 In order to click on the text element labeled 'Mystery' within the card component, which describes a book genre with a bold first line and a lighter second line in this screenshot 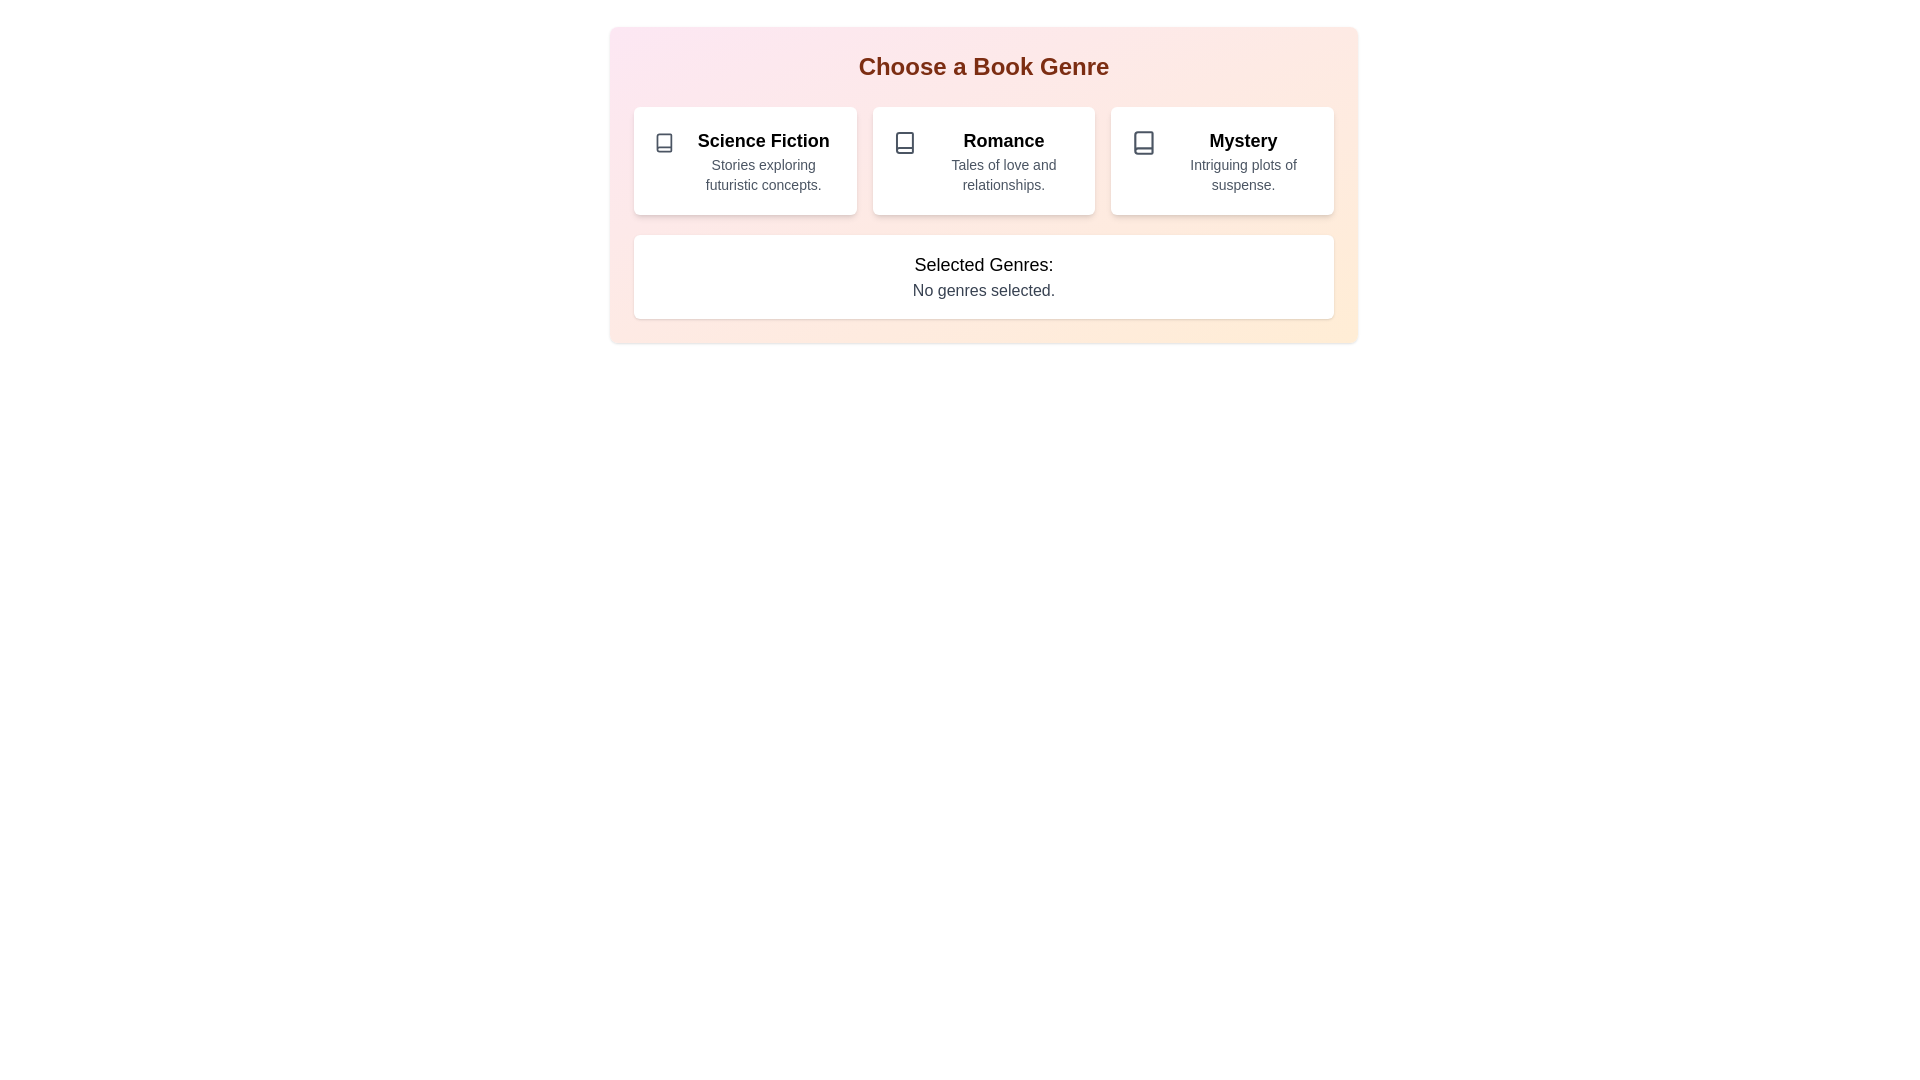, I will do `click(1242, 160)`.